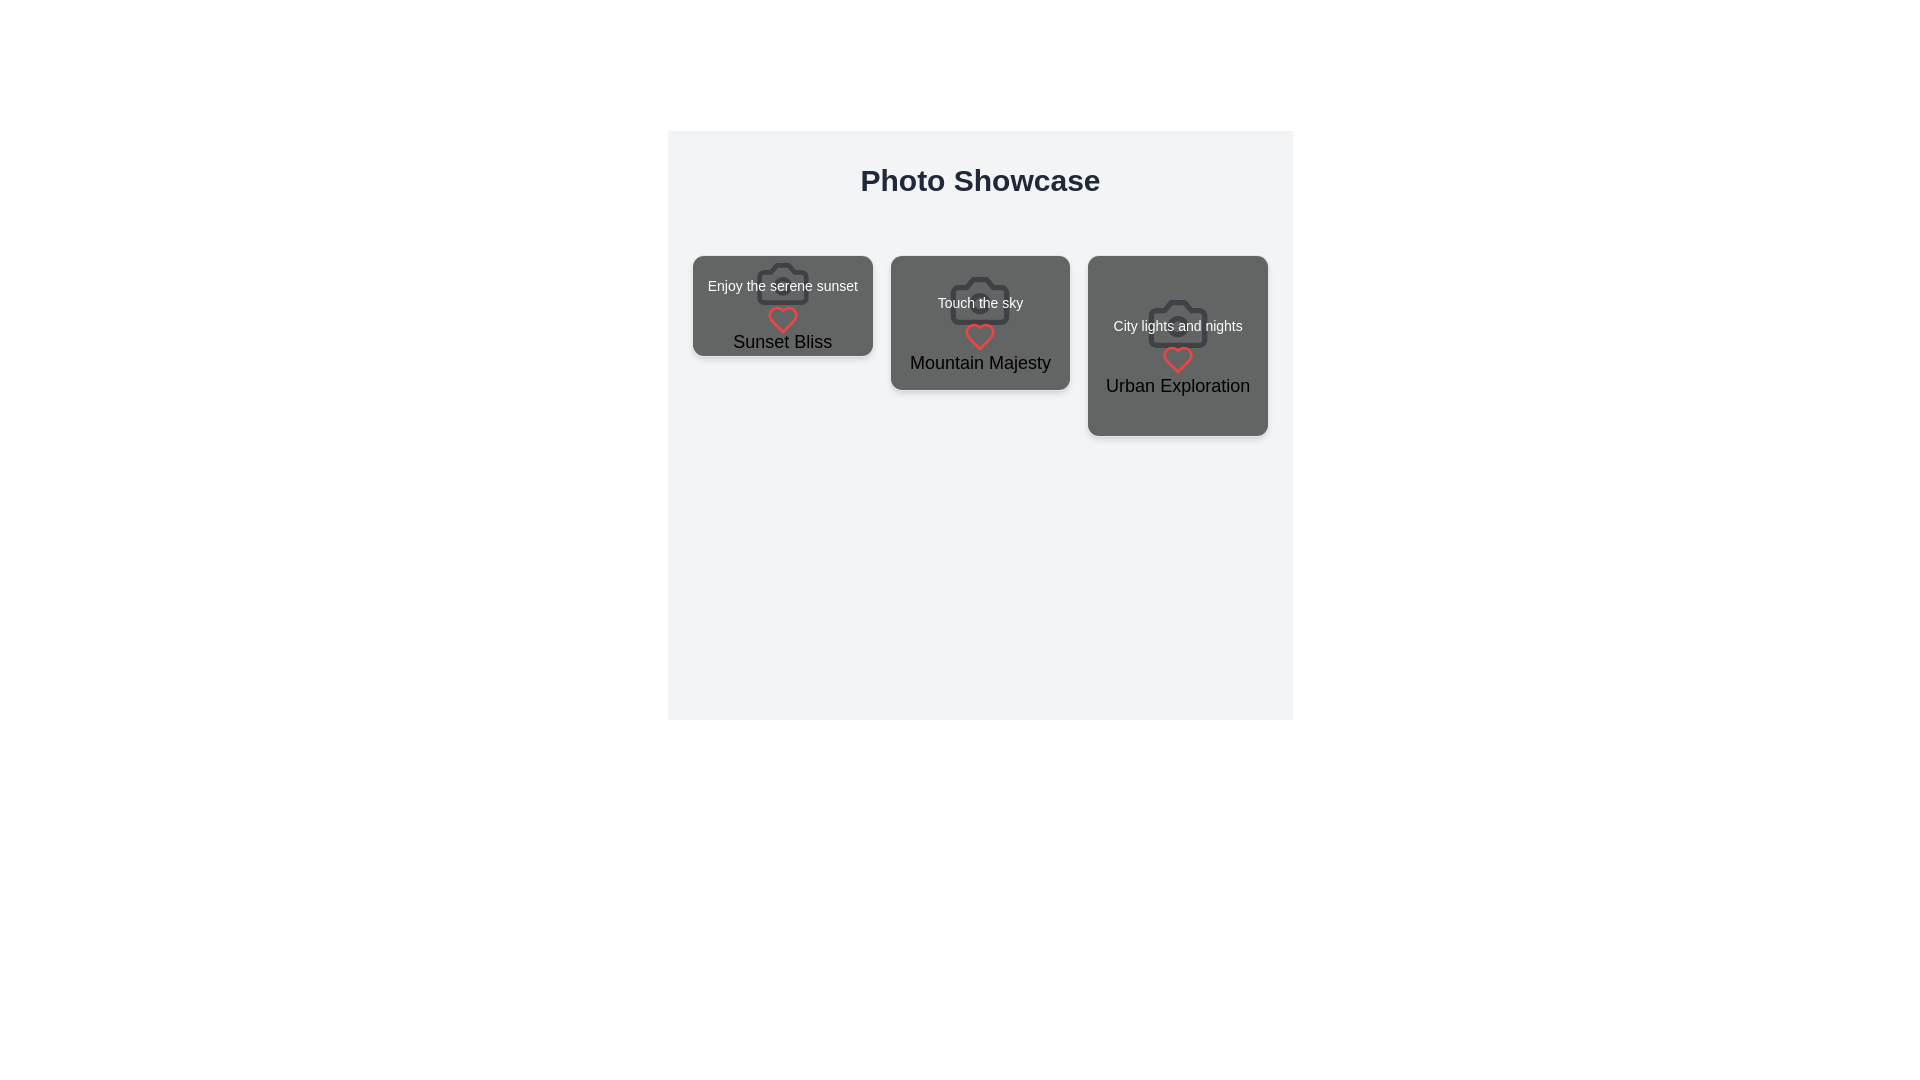 This screenshot has height=1080, width=1920. Describe the element at coordinates (980, 181) in the screenshot. I see `the header Text Label that indicates the photo showcase section, positioned at the top-center of the interface` at that location.